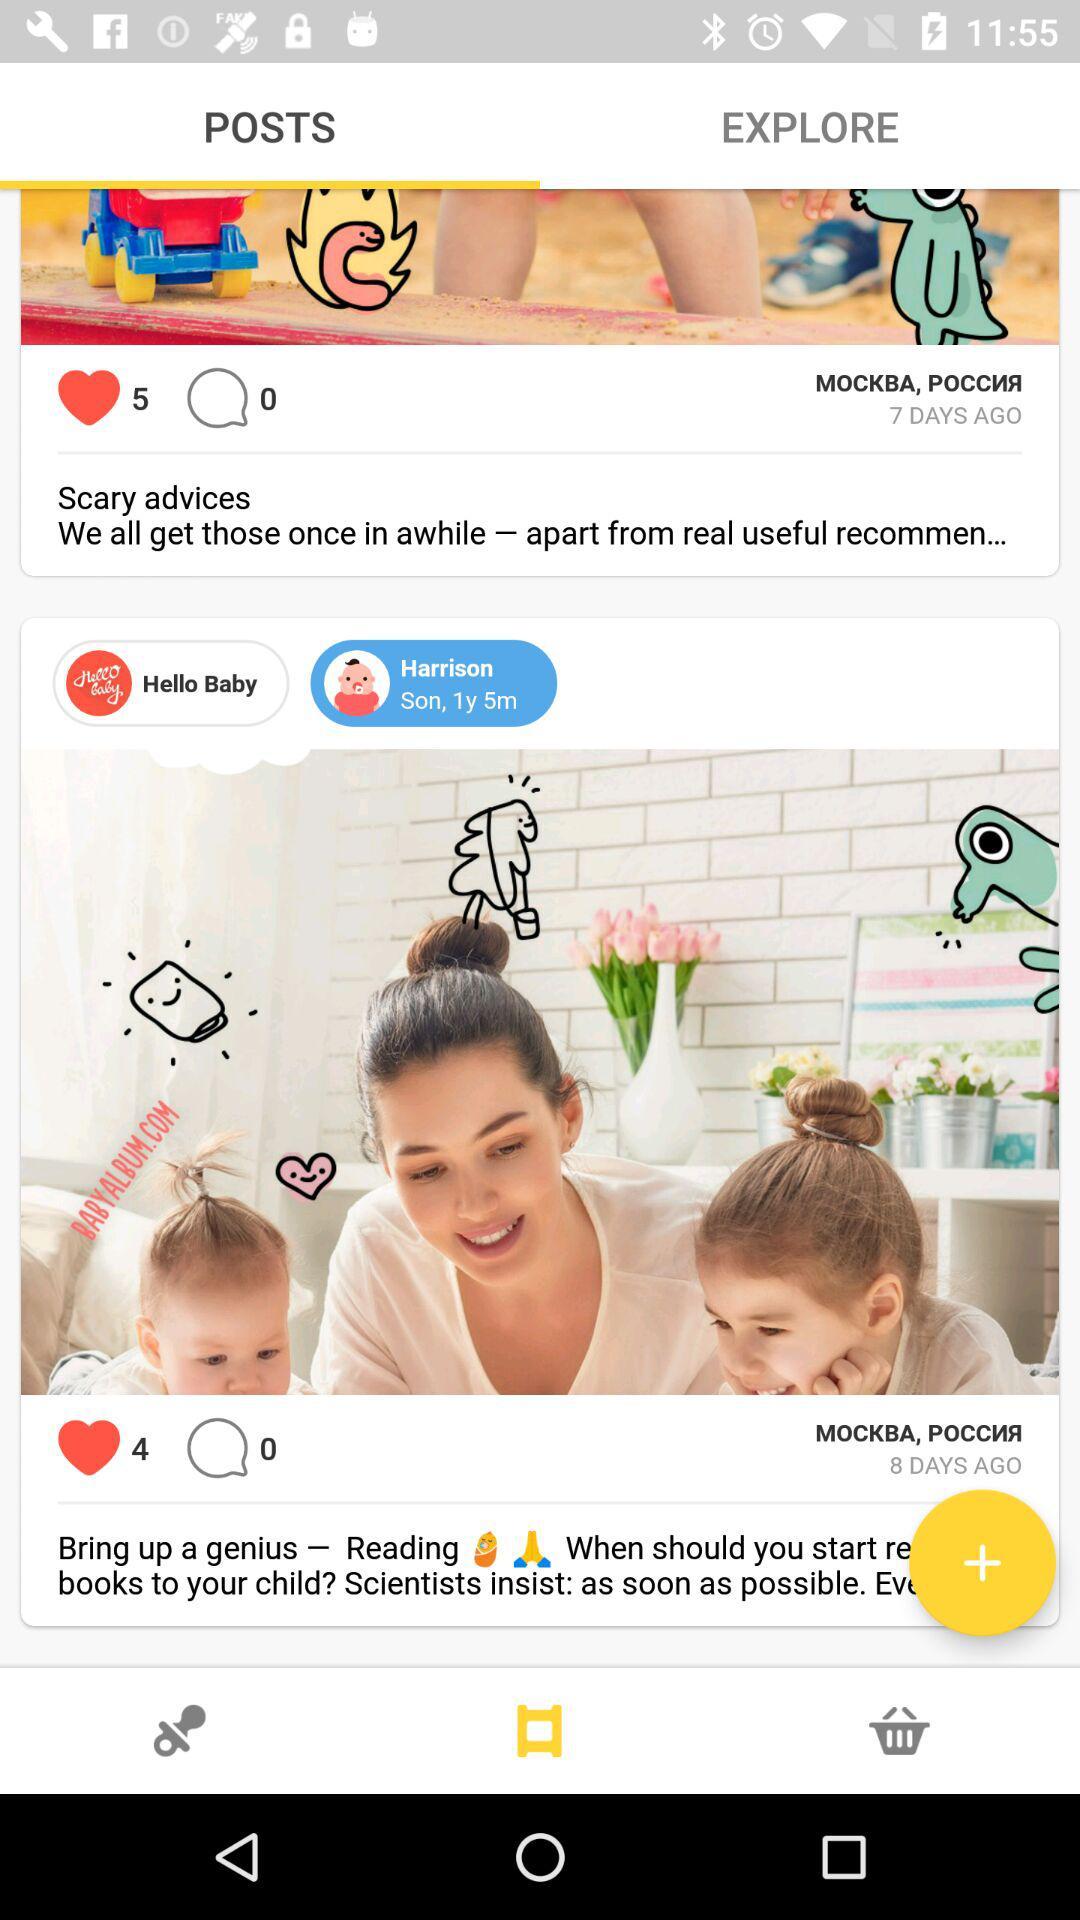 The height and width of the screenshot is (1920, 1080). I want to click on chat option, so click(217, 398).